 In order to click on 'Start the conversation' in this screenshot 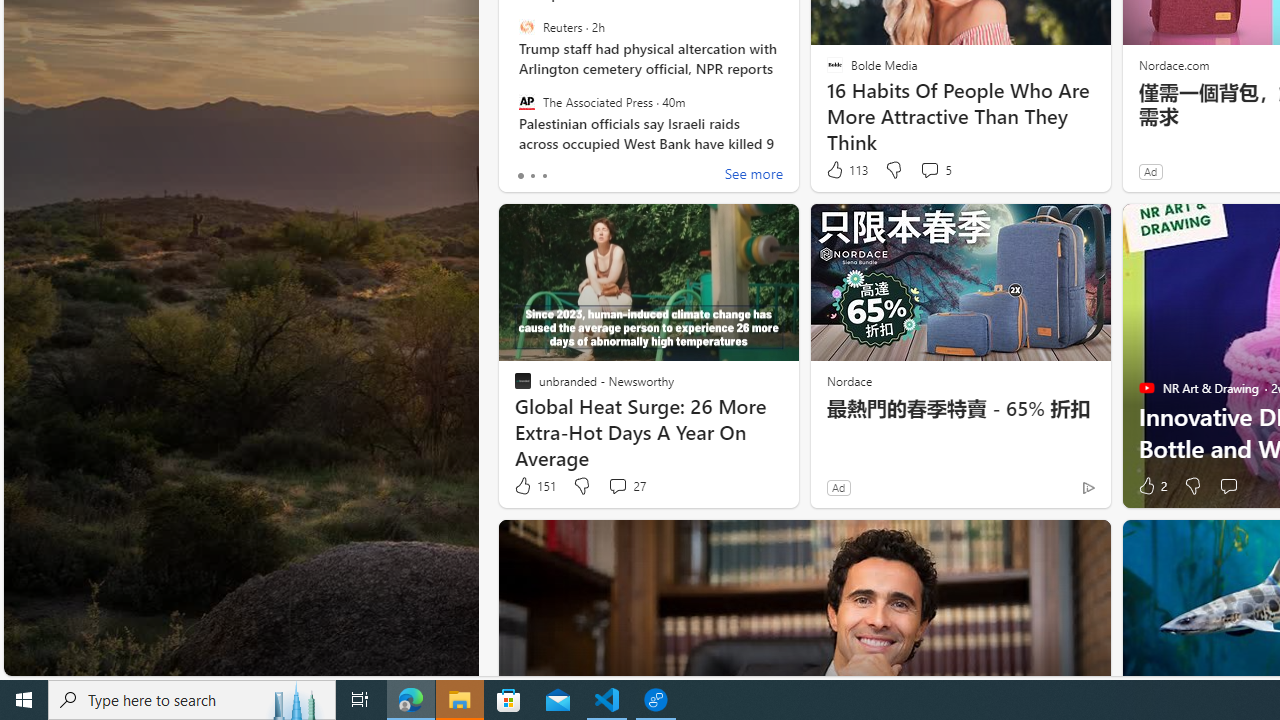, I will do `click(1227, 486)`.